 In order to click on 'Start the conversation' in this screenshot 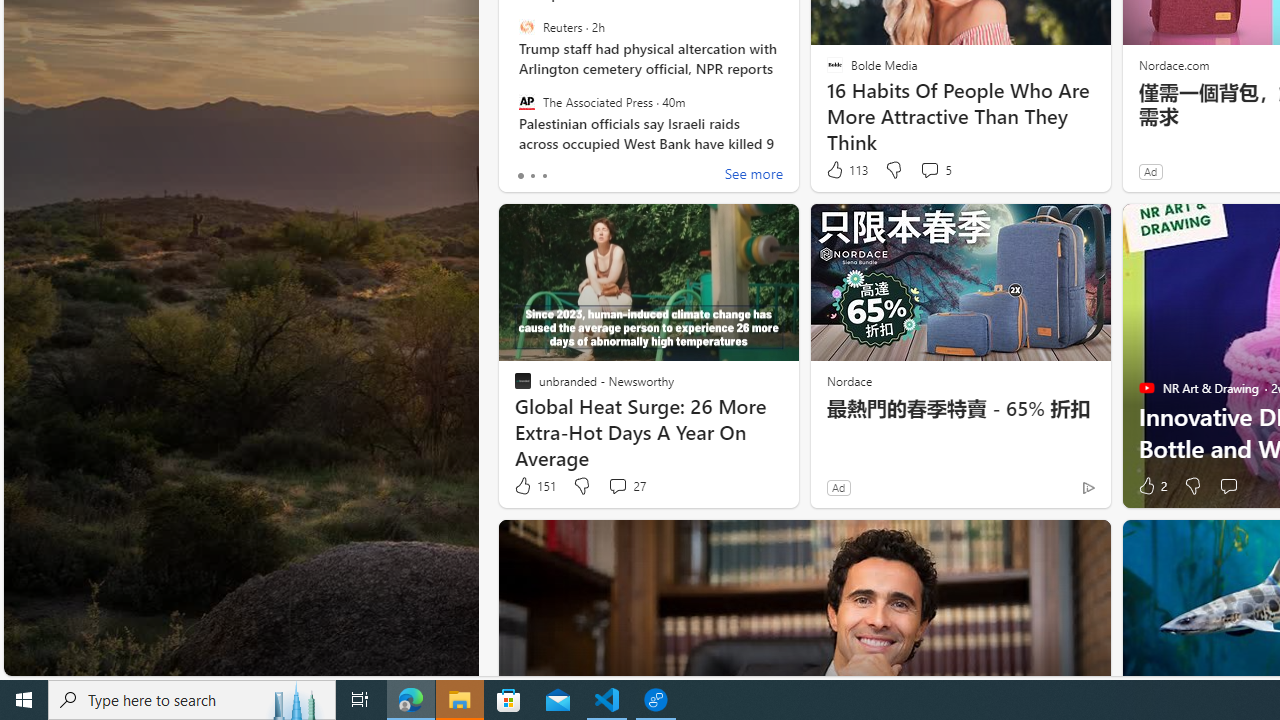, I will do `click(1227, 486)`.